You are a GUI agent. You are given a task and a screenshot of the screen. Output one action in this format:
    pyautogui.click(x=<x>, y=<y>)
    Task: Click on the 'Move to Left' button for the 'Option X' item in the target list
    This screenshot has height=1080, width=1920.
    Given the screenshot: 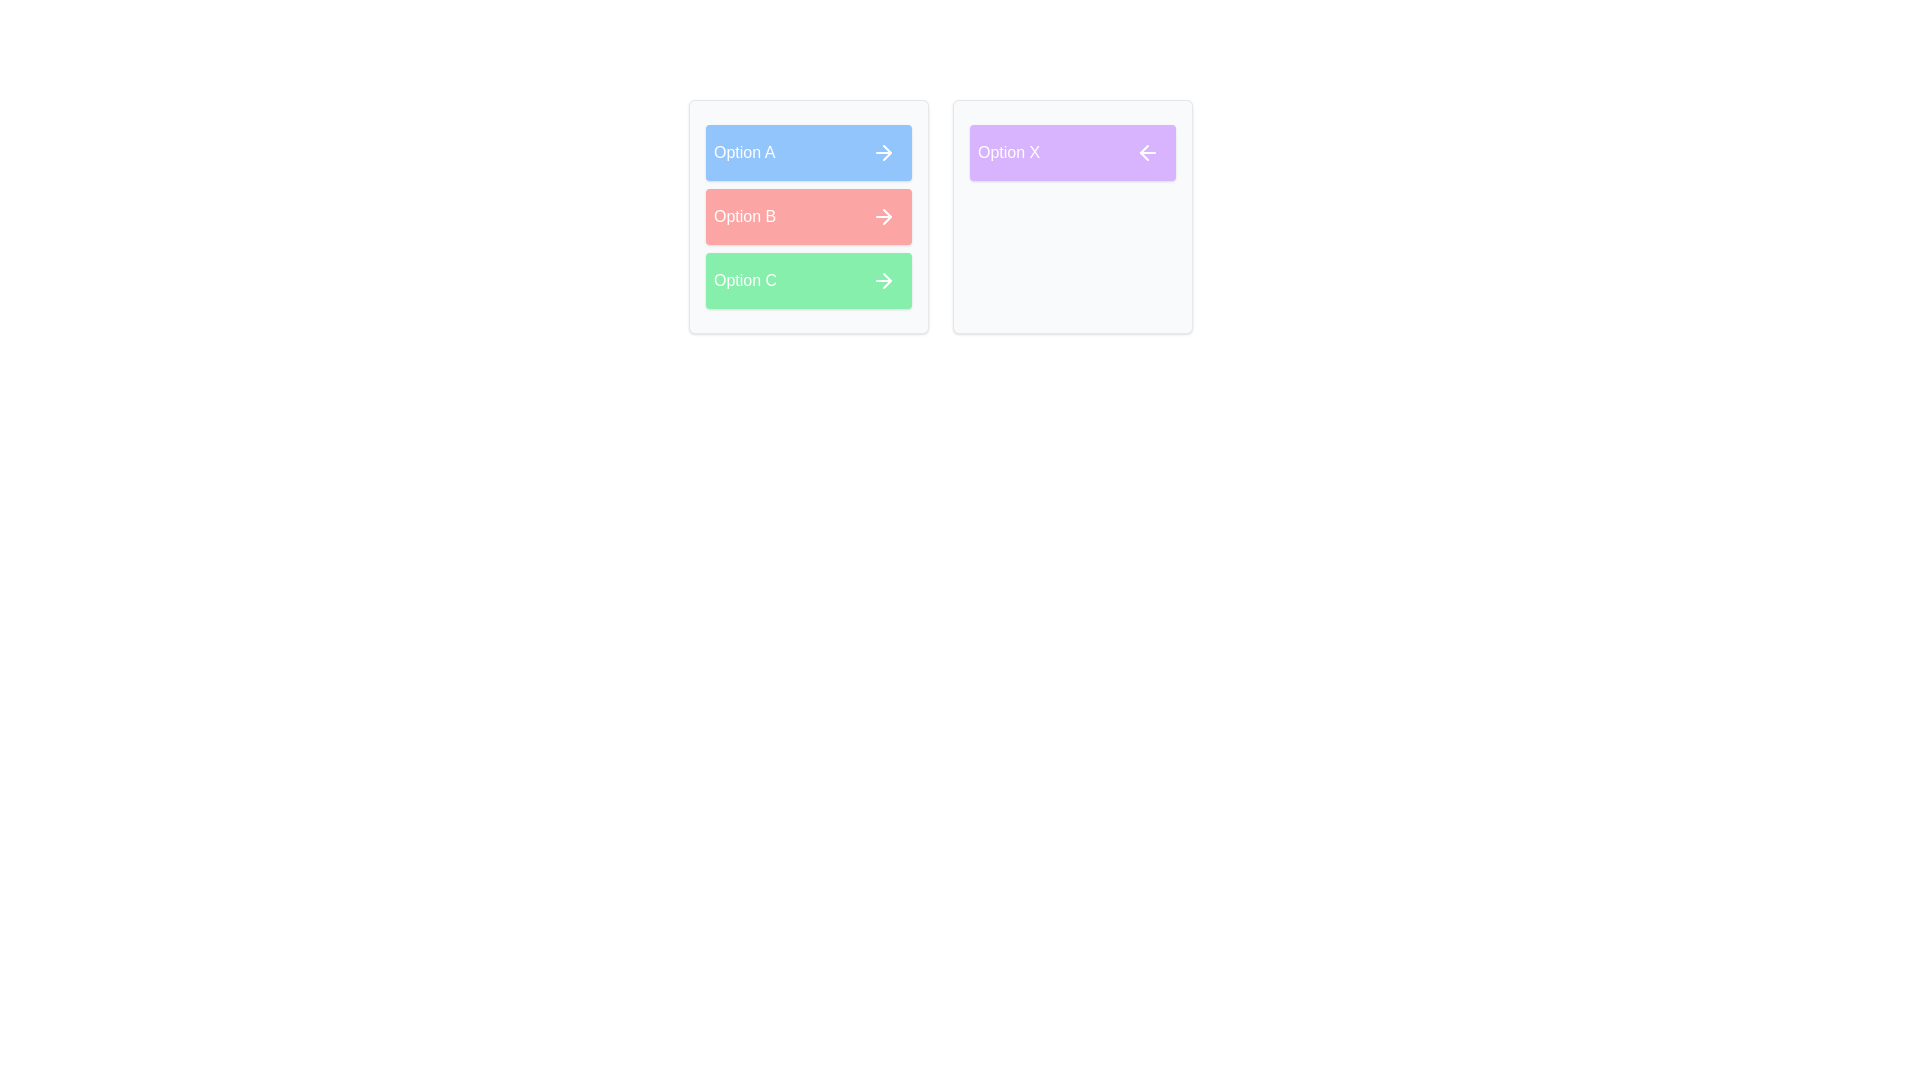 What is the action you would take?
    pyautogui.click(x=1147, y=152)
    